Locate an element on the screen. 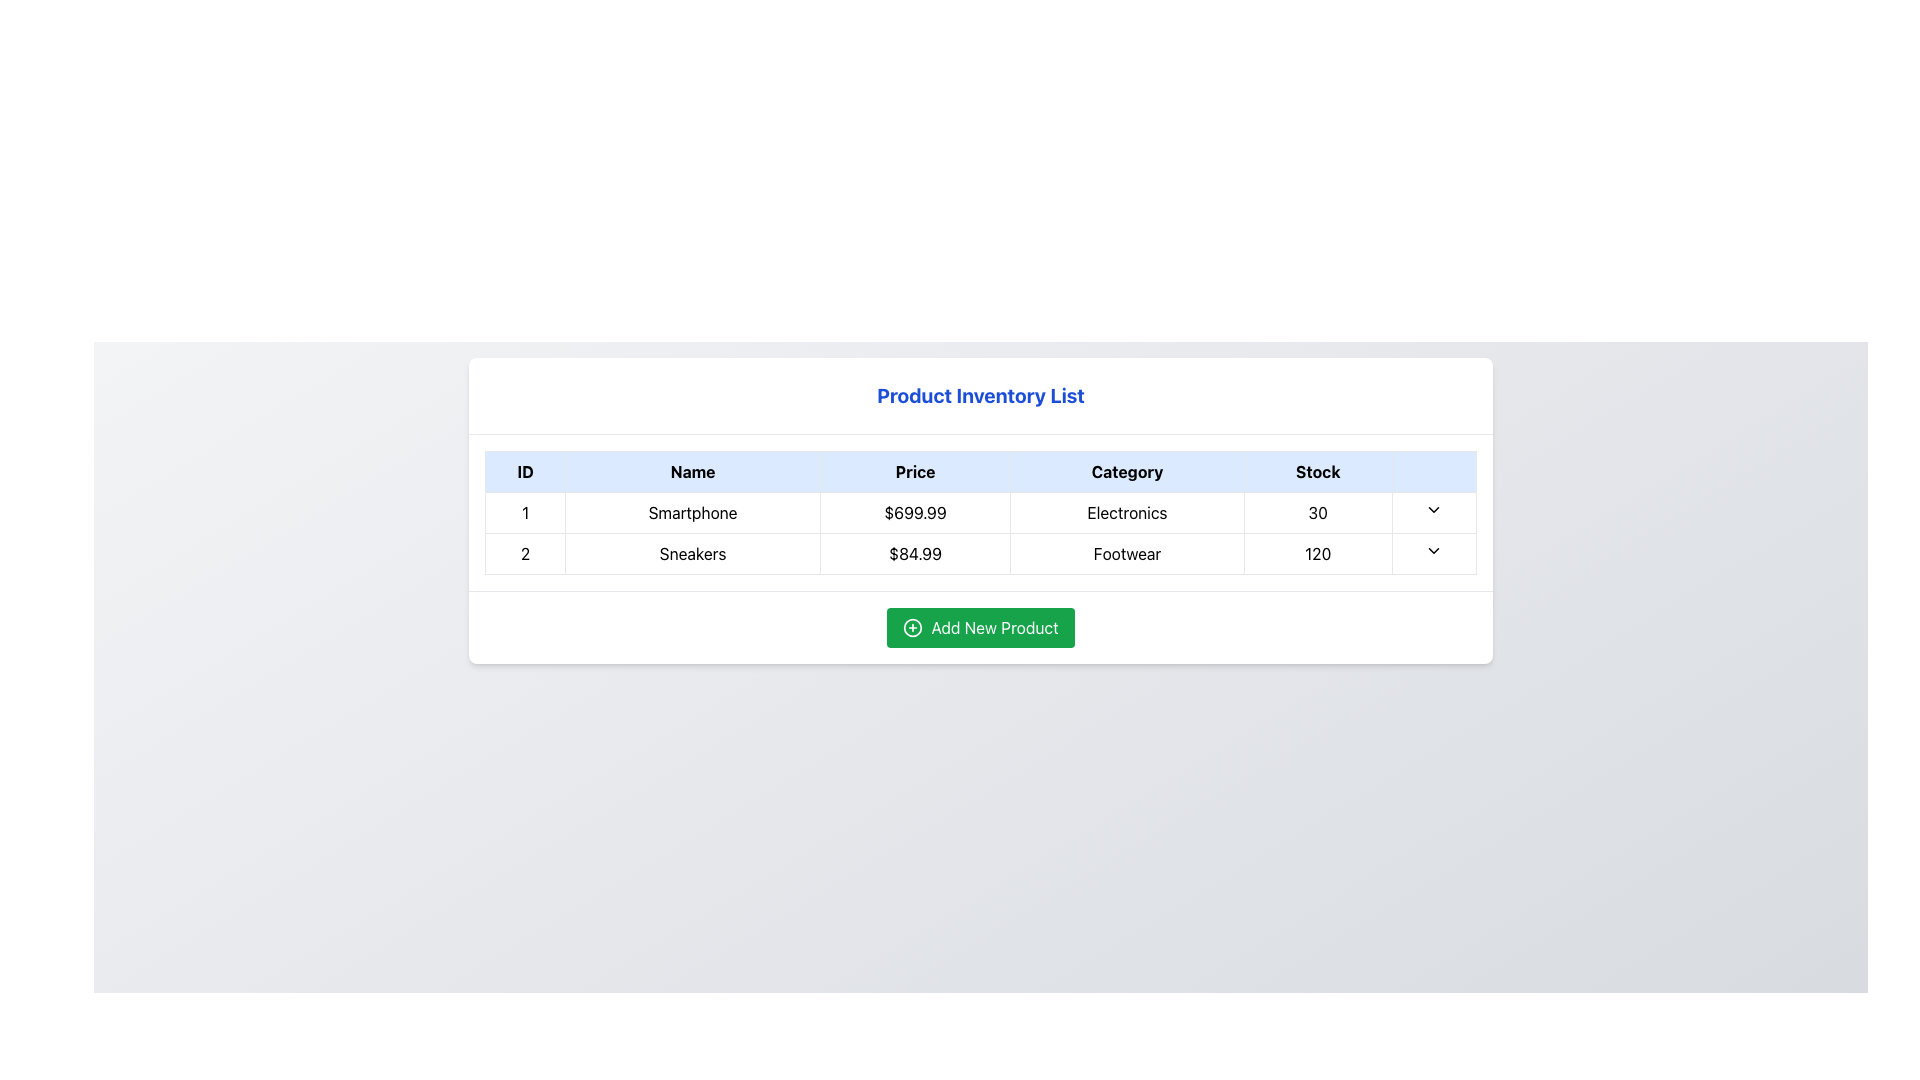 The width and height of the screenshot is (1920, 1080). the small downward arrow button in the 'Stock' column of the 'Sneakers' row in the 'Product Inventory List' is located at coordinates (1433, 554).